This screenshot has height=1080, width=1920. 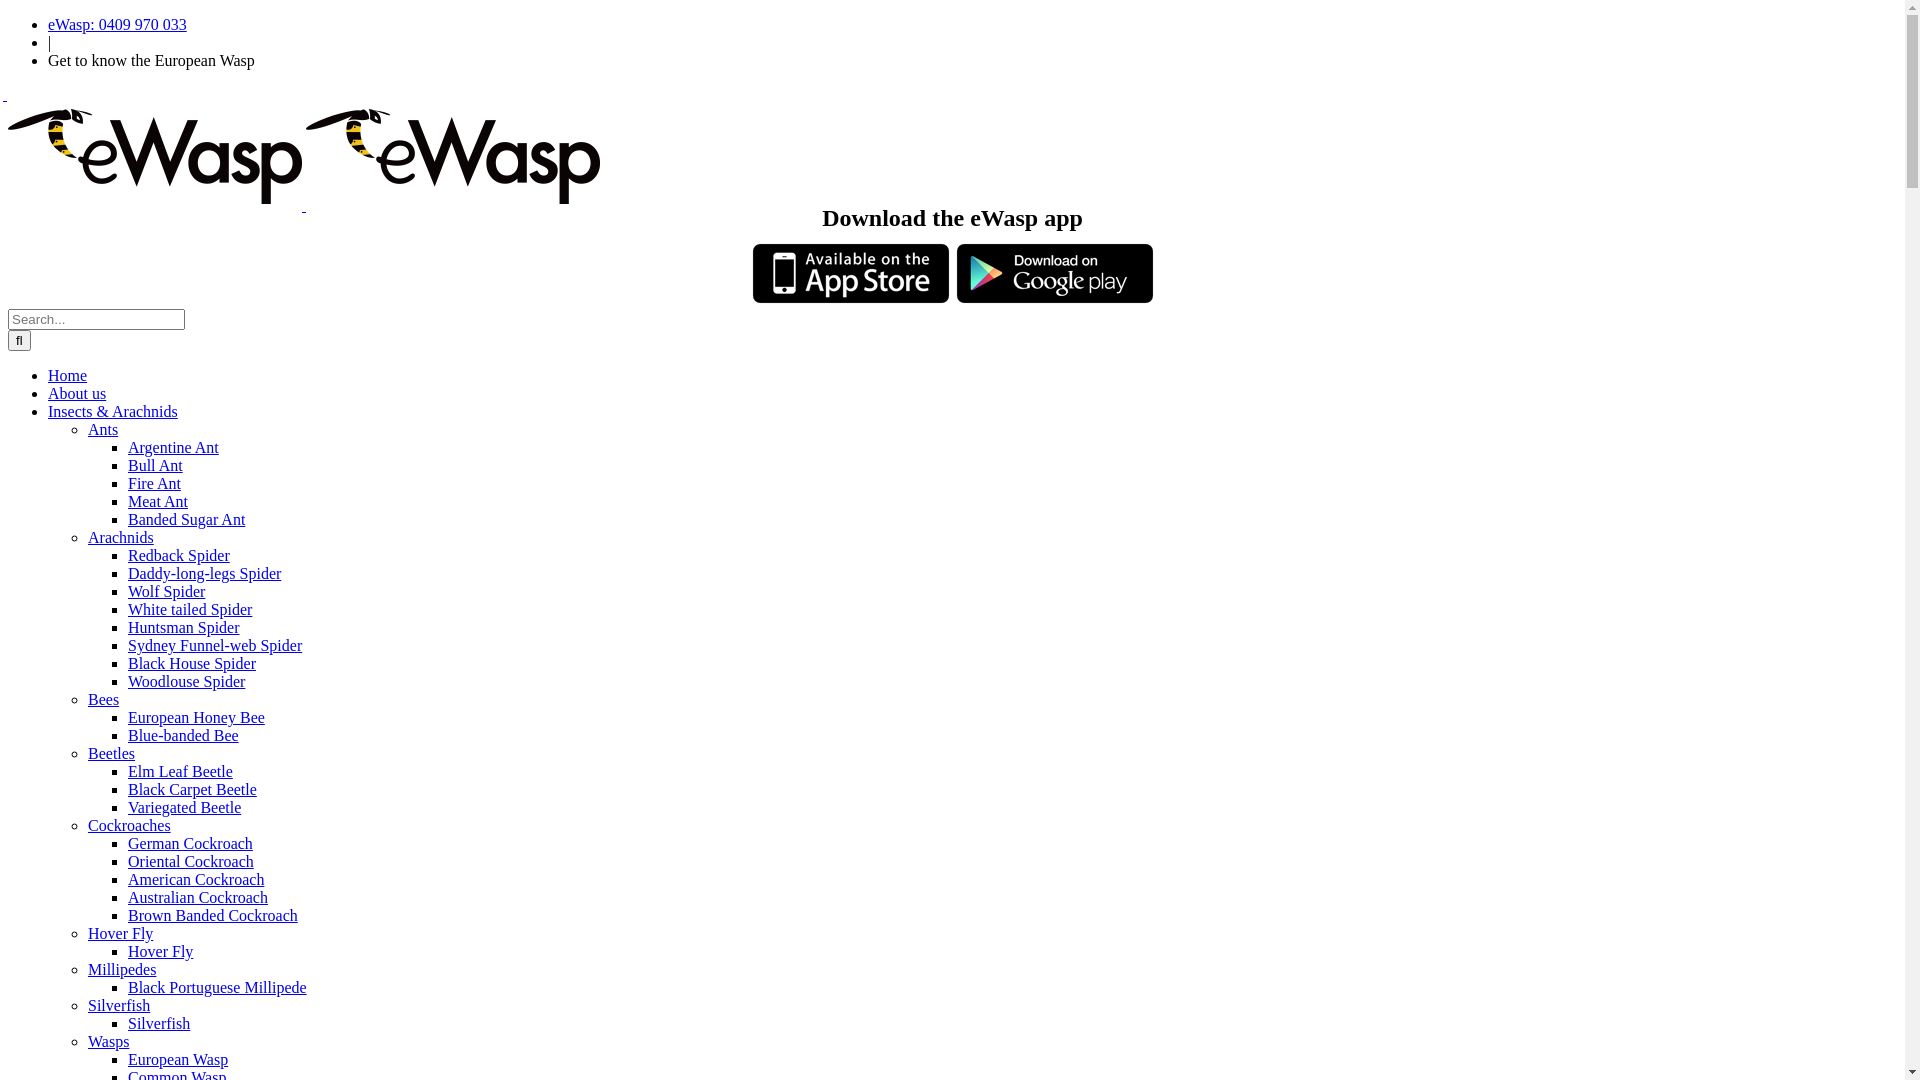 I want to click on 'Blue-banded Bee', so click(x=183, y=735).